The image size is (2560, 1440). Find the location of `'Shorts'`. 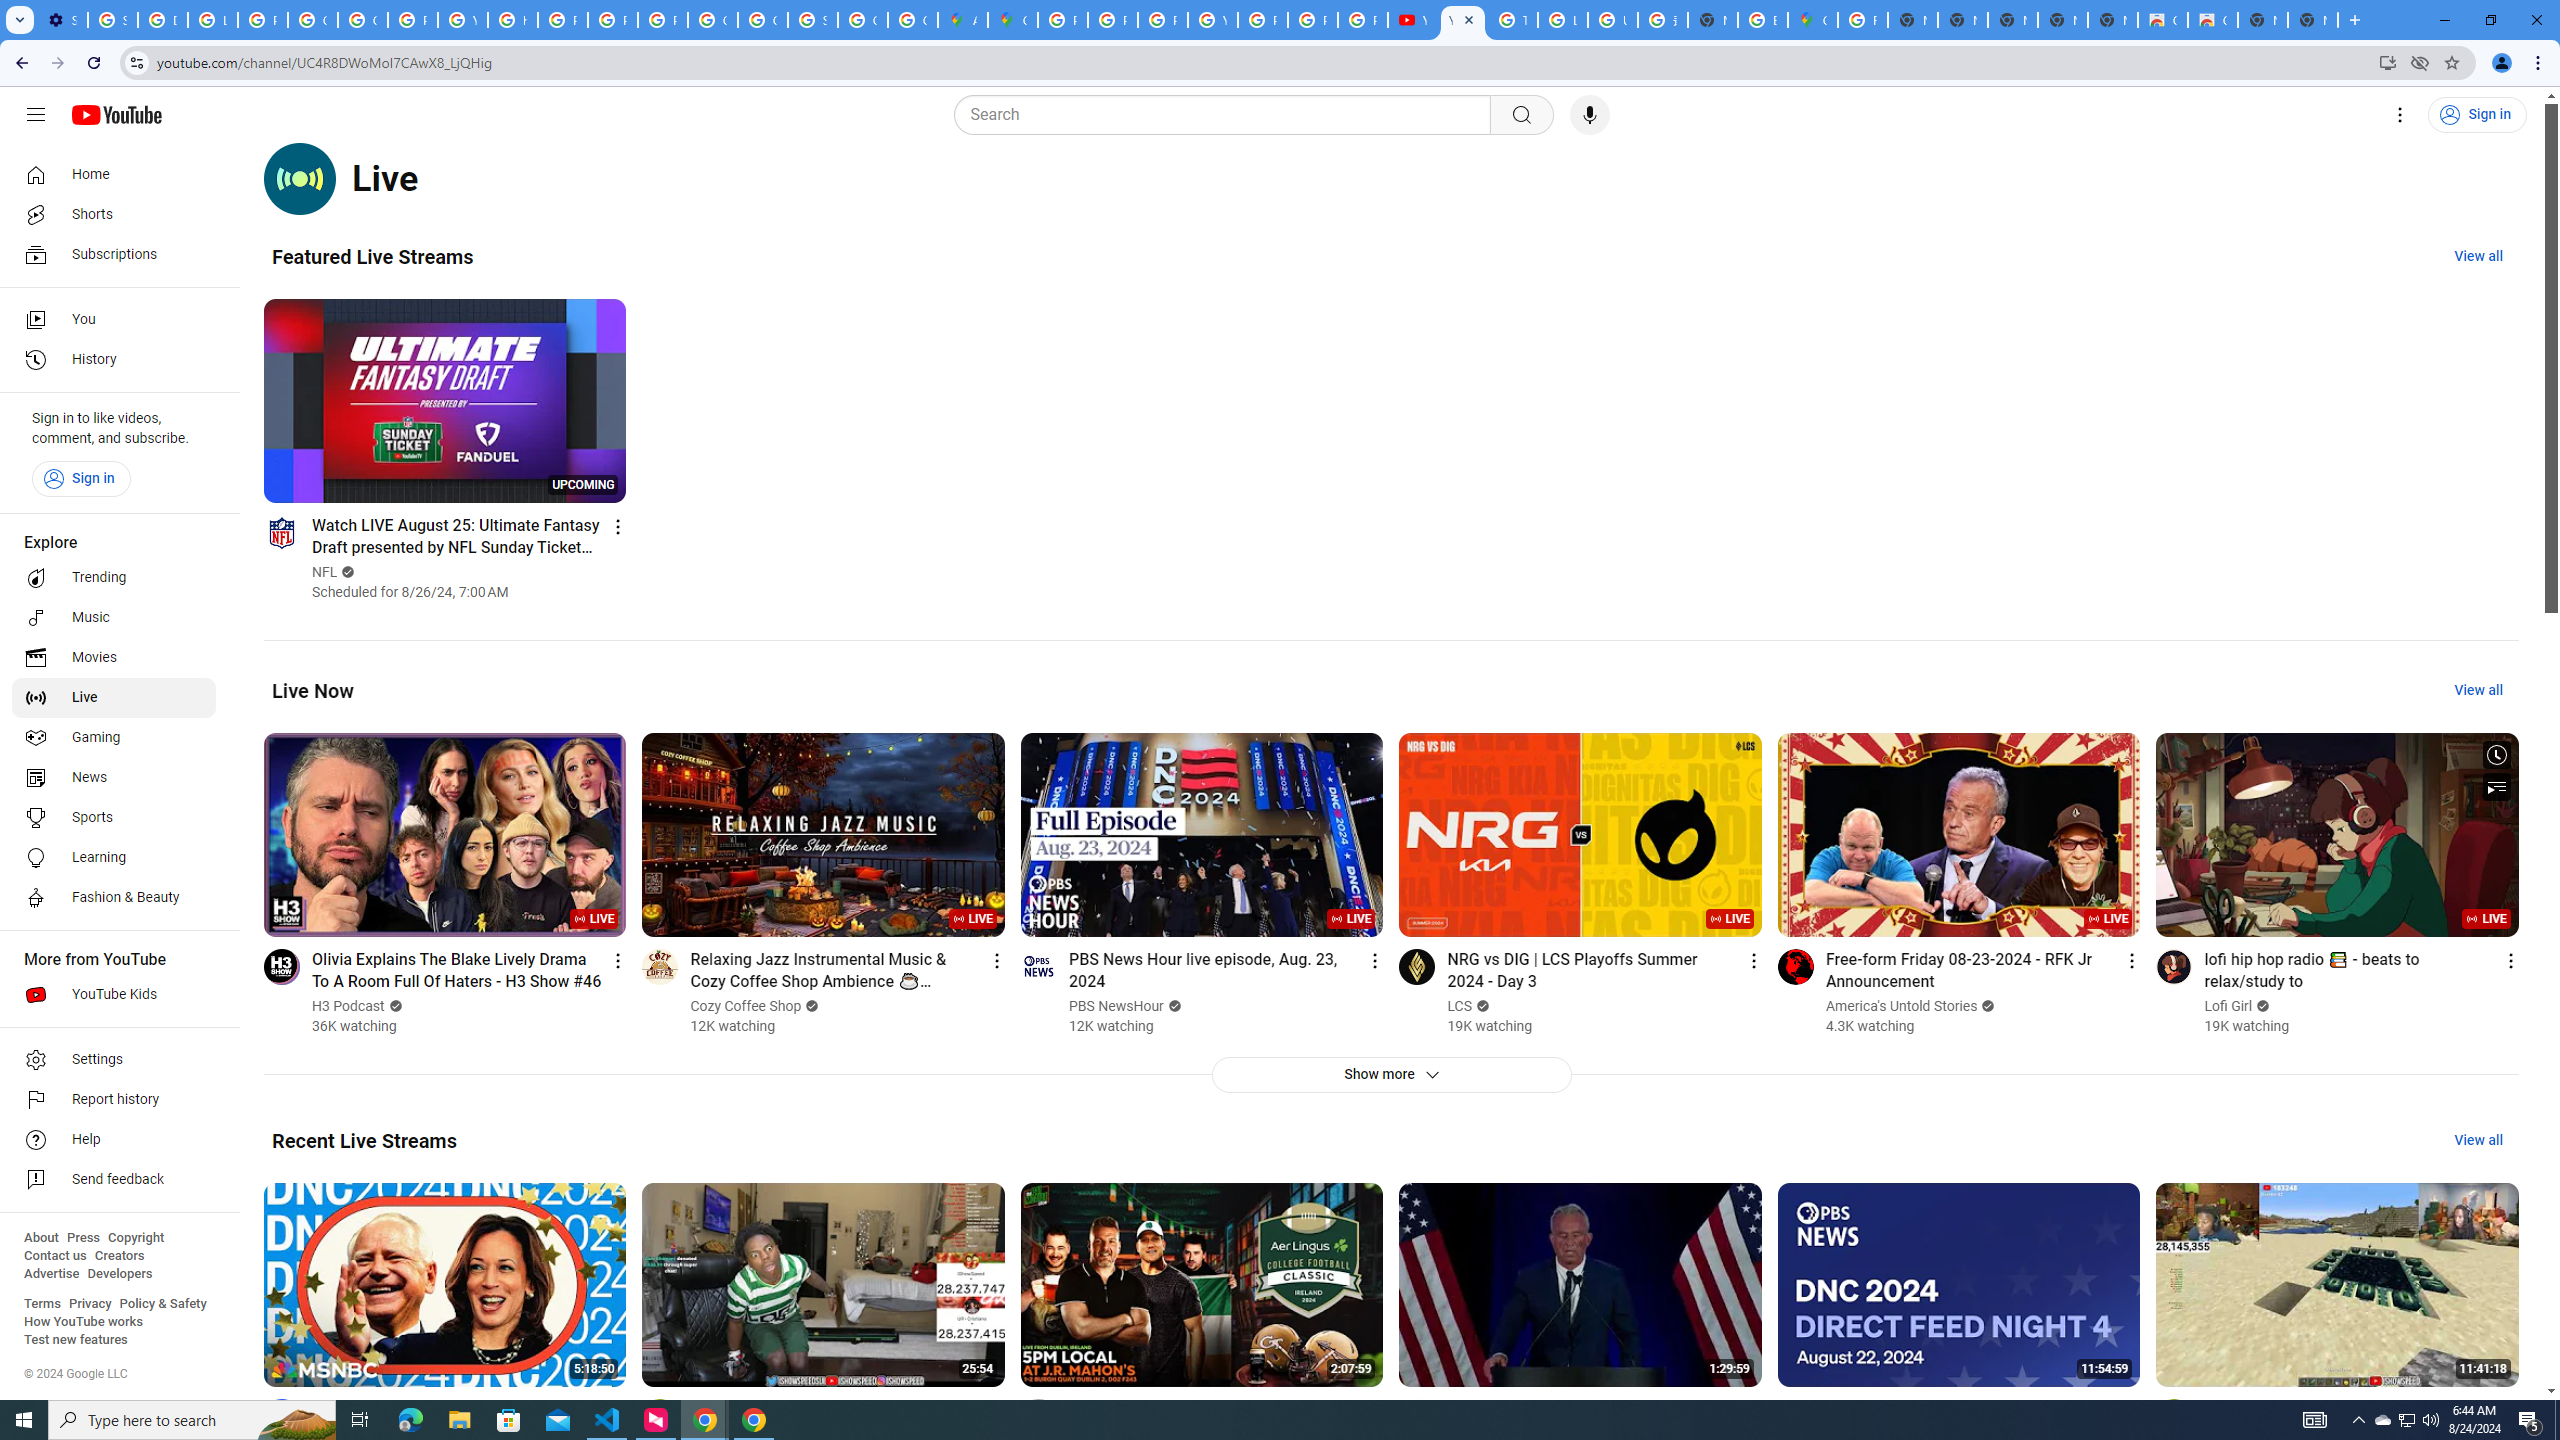

'Shorts' is located at coordinates (113, 214).